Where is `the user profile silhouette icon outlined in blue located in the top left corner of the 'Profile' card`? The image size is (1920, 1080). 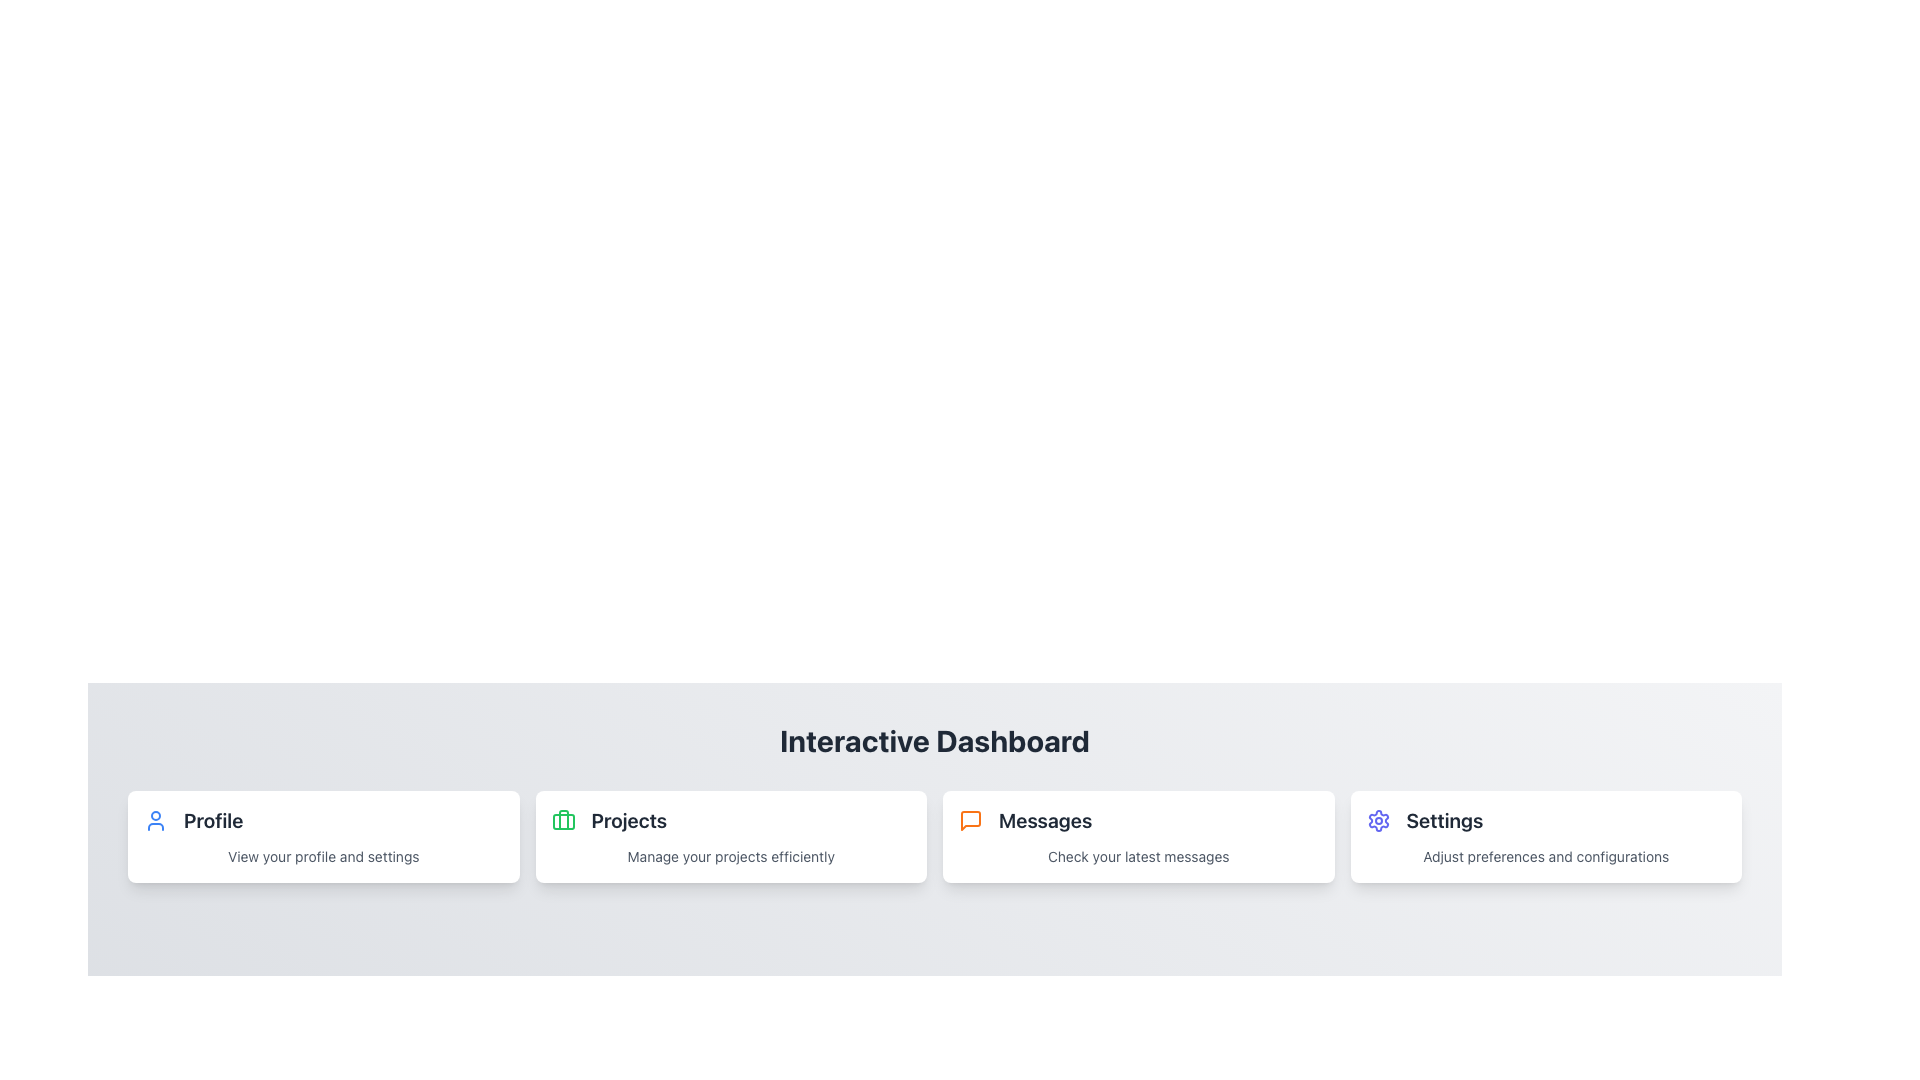 the user profile silhouette icon outlined in blue located in the top left corner of the 'Profile' card is located at coordinates (155, 821).